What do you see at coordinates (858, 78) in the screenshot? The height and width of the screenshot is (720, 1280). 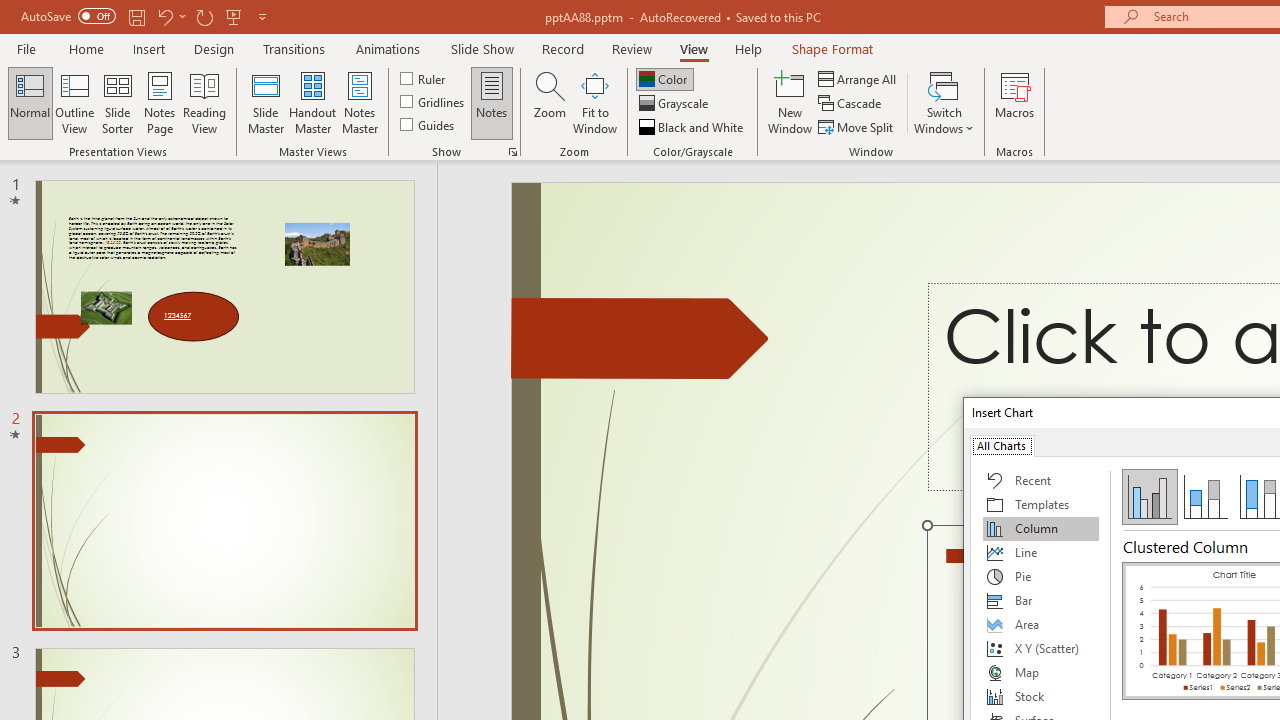 I see `'Arrange All'` at bounding box center [858, 78].